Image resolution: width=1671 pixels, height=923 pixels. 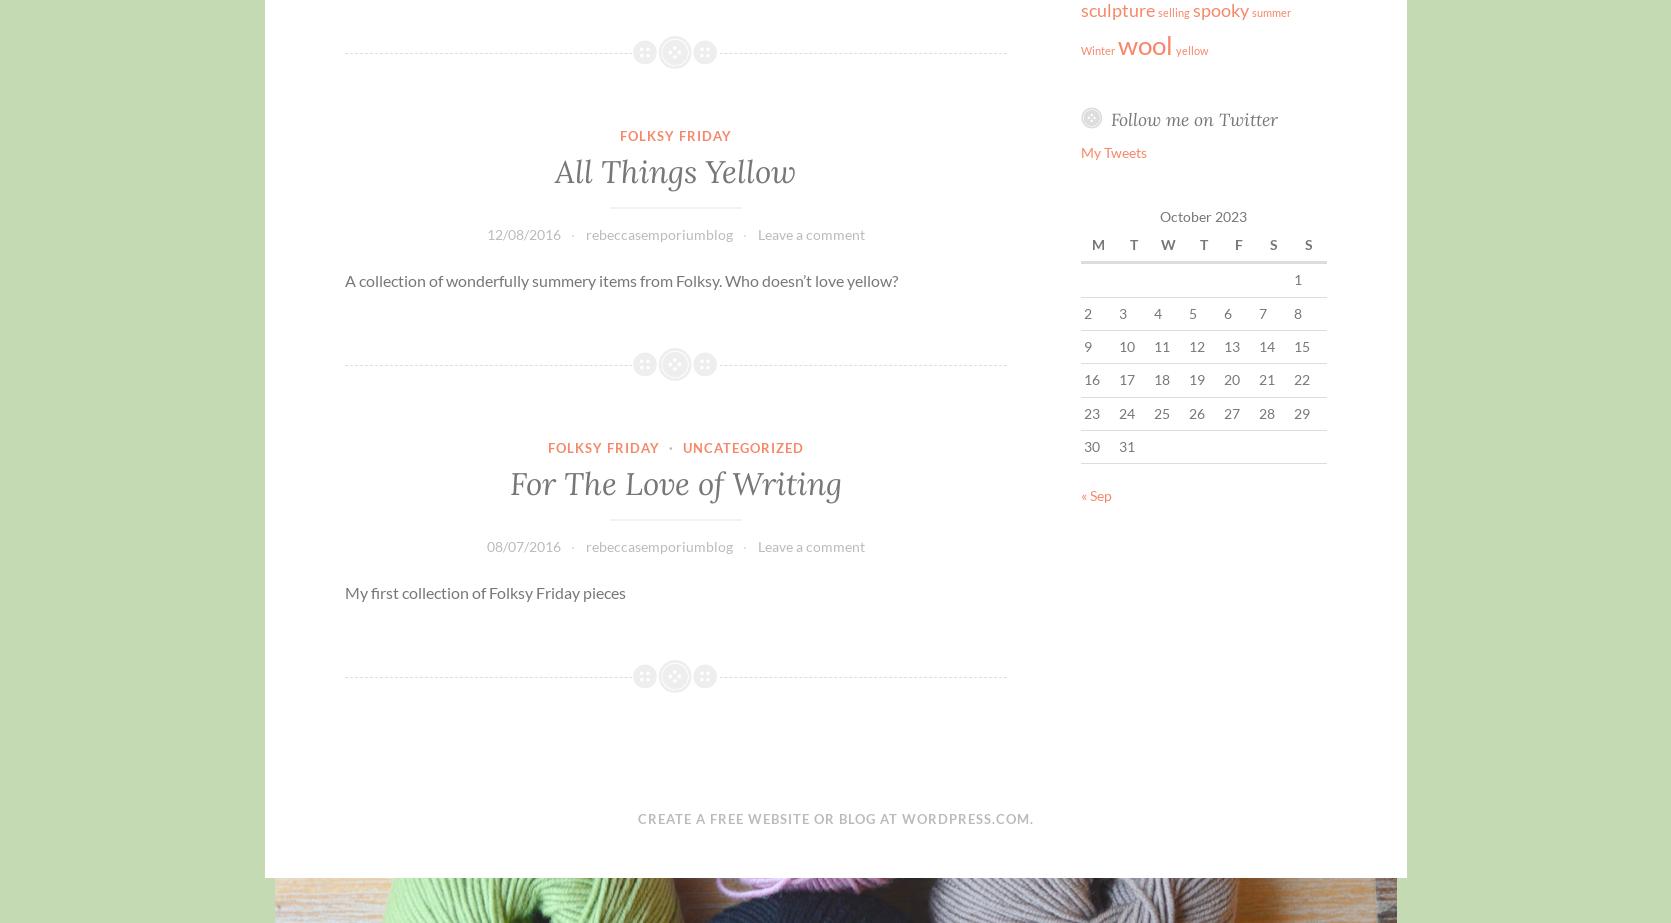 What do you see at coordinates (1193, 119) in the screenshot?
I see `'Follow me on Twitter'` at bounding box center [1193, 119].